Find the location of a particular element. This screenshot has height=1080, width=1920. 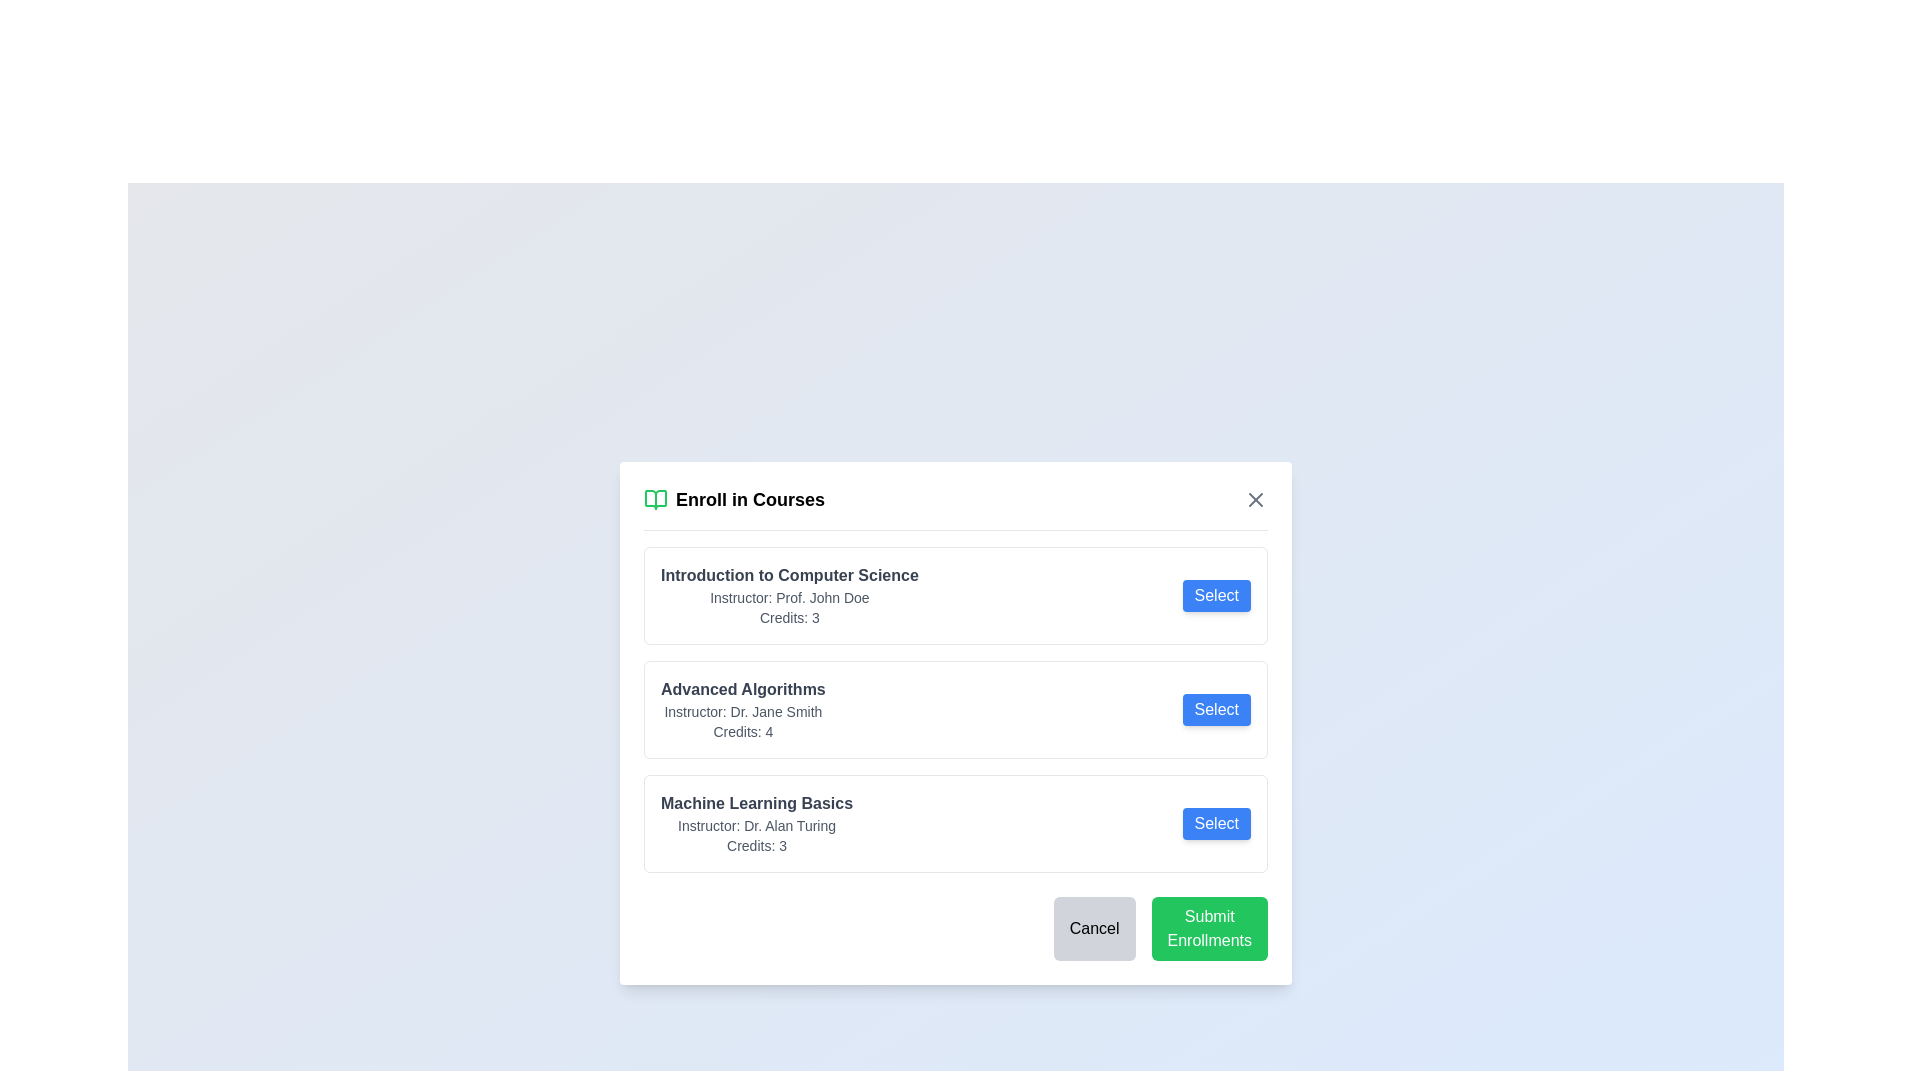

Text Label that displays the number of credits for the course 'Advanced Algorithms', which is located below 'Instructor: Dr. Jane Smith' is located at coordinates (742, 731).